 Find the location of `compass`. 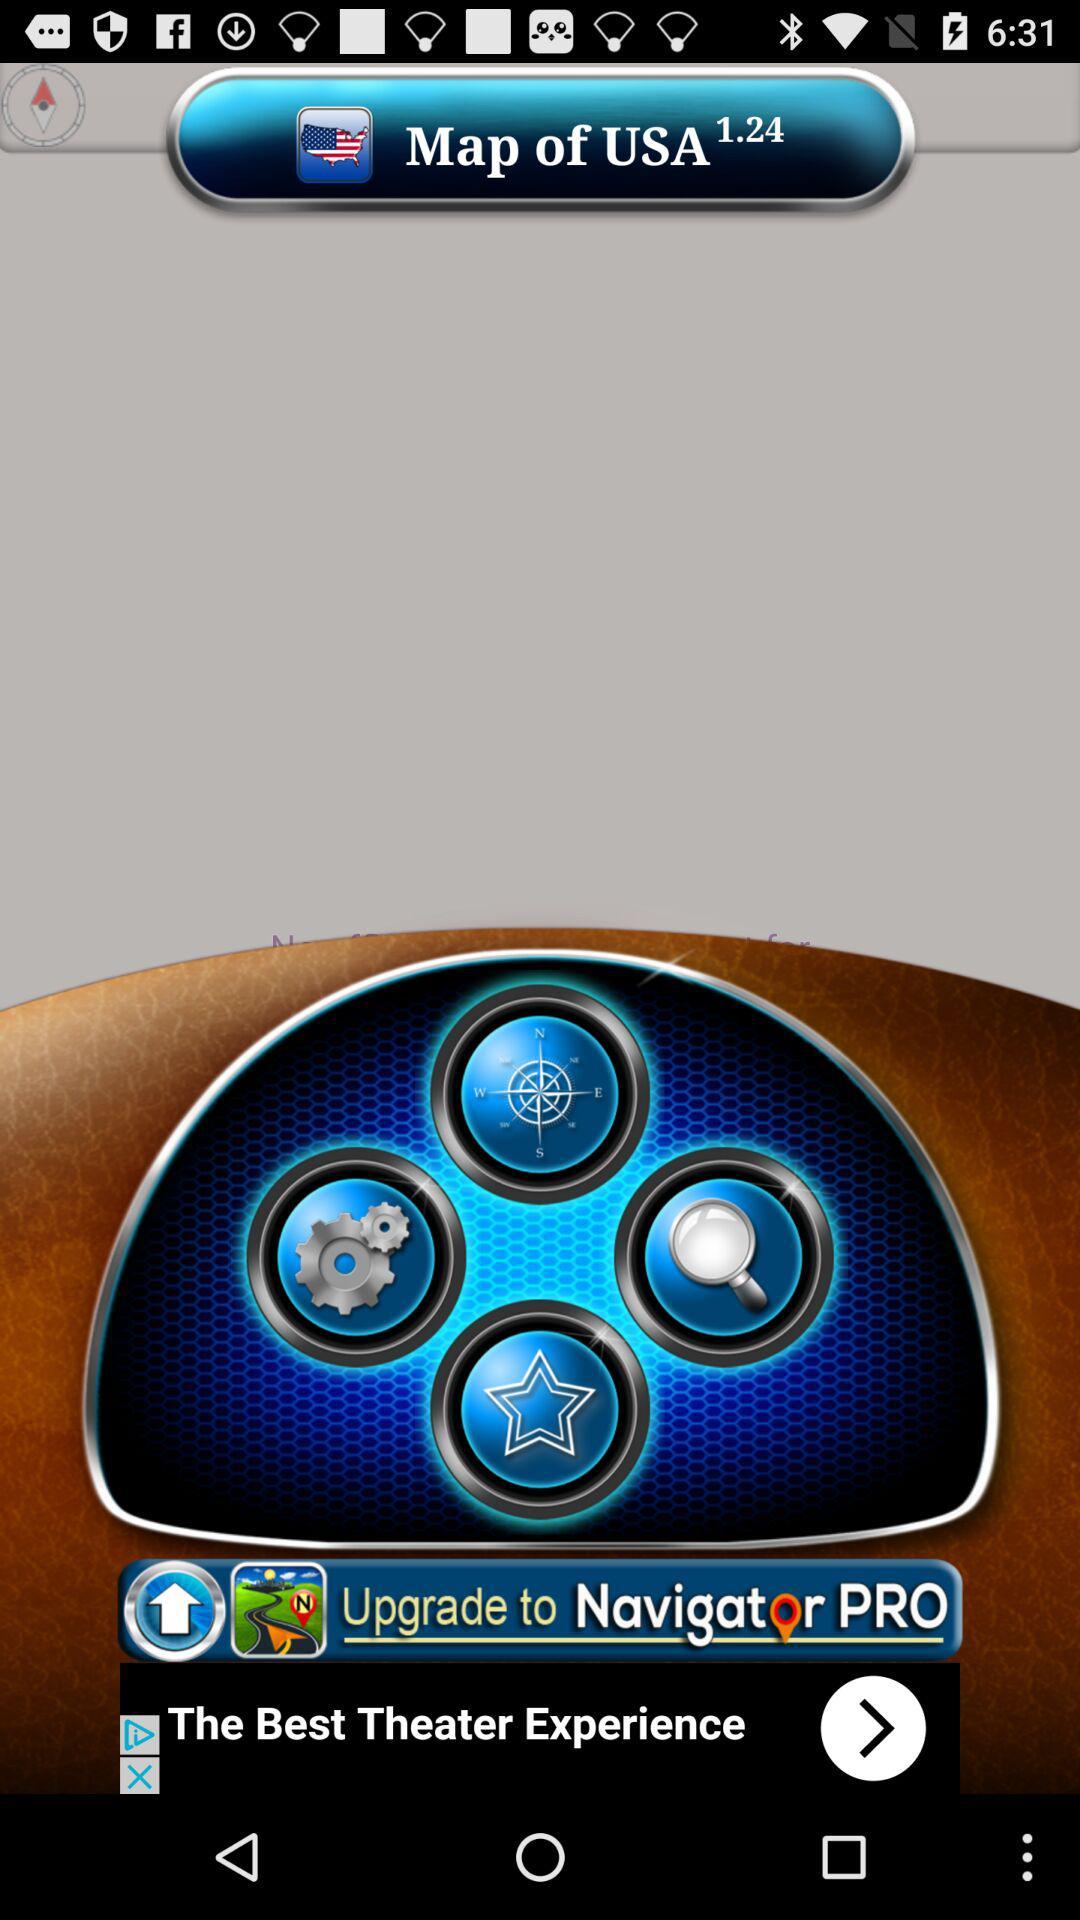

compass is located at coordinates (538, 1093).